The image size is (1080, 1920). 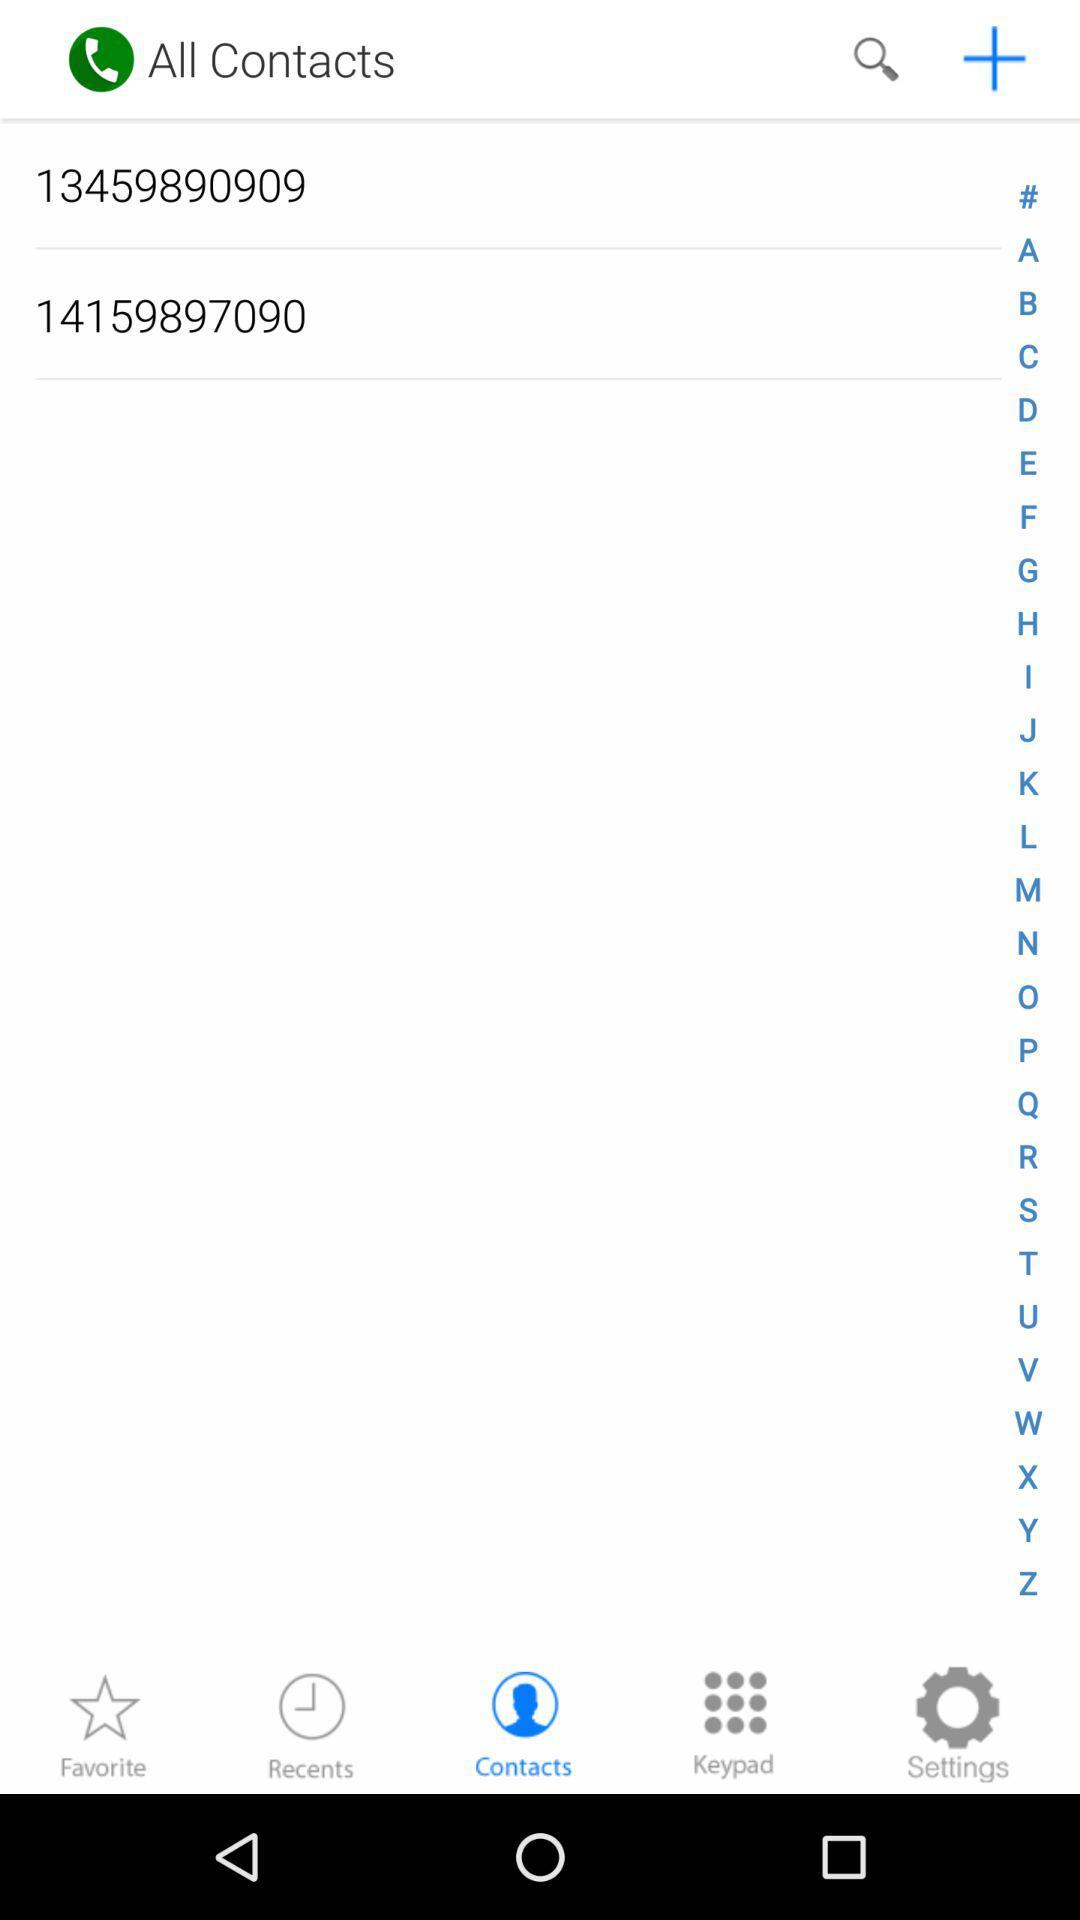 I want to click on clock page, so click(x=311, y=1723).